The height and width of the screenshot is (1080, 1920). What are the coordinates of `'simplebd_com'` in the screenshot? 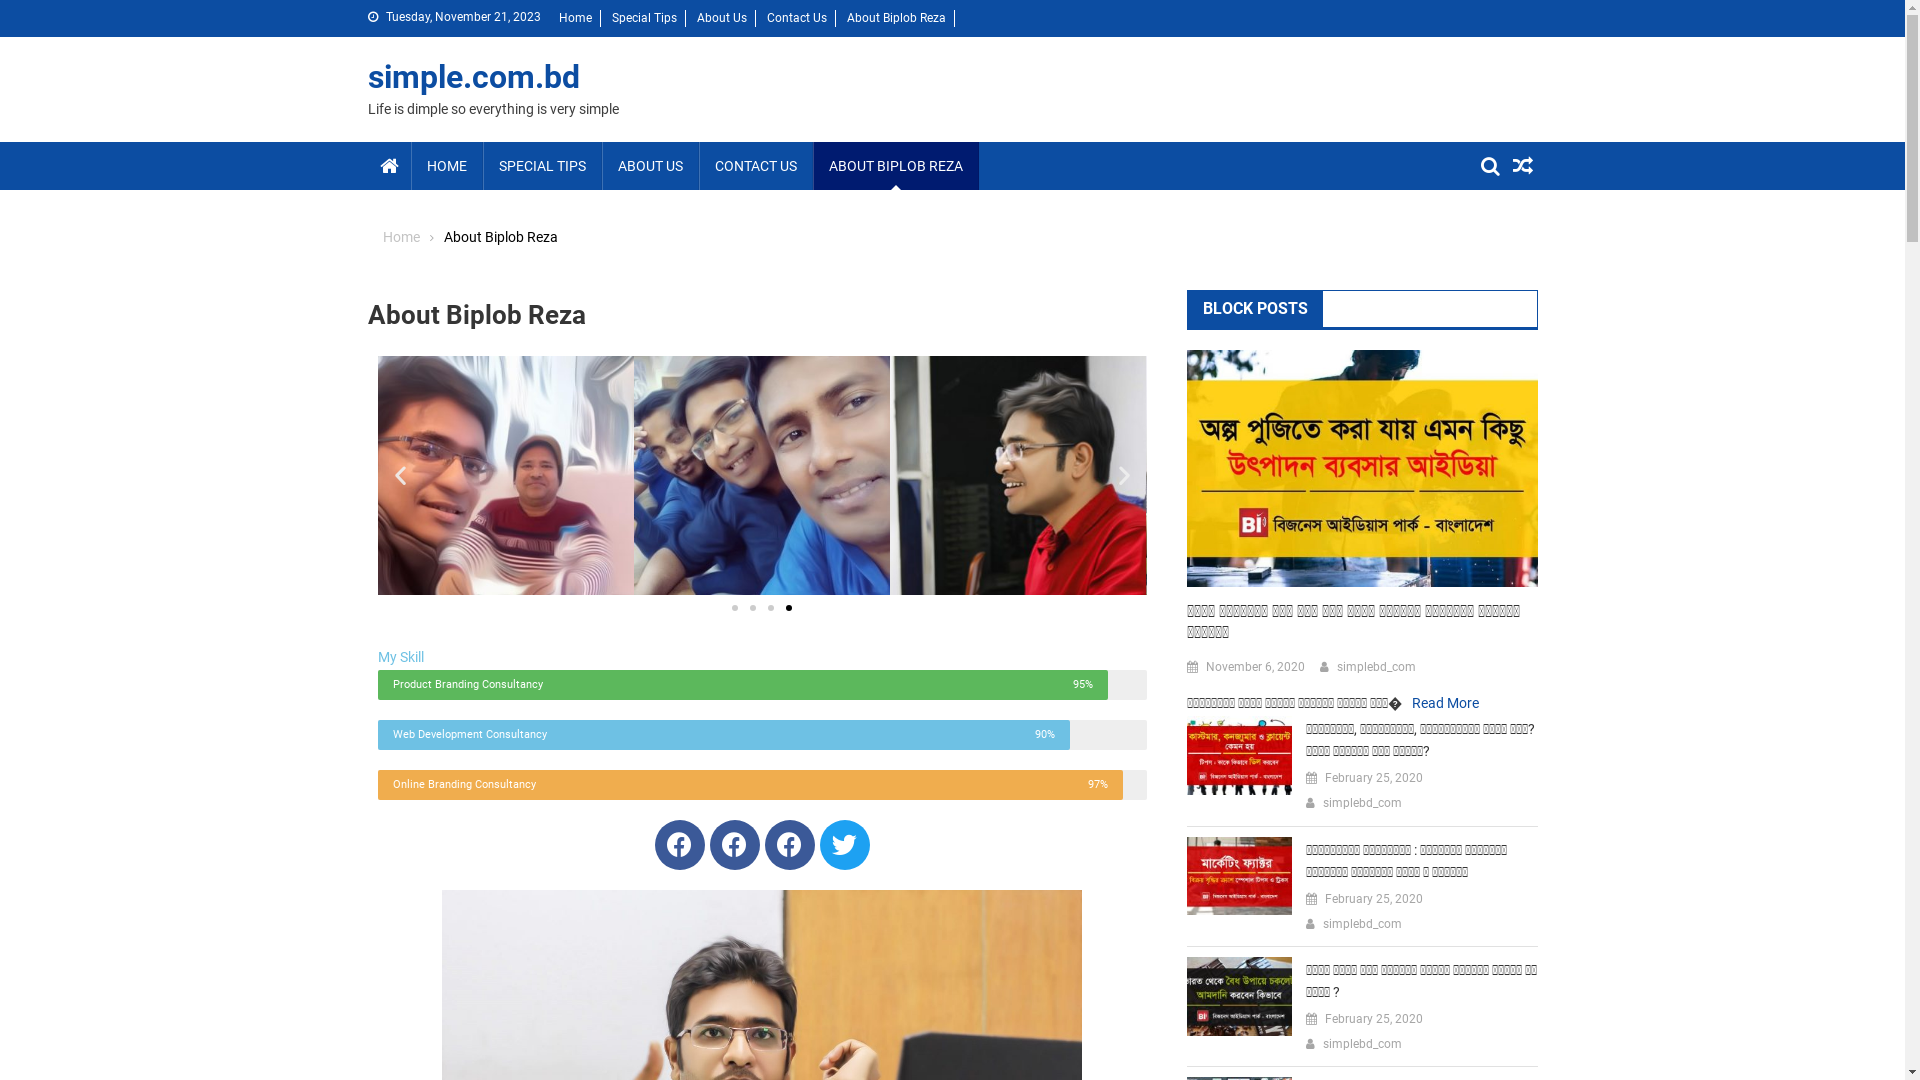 It's located at (1361, 802).